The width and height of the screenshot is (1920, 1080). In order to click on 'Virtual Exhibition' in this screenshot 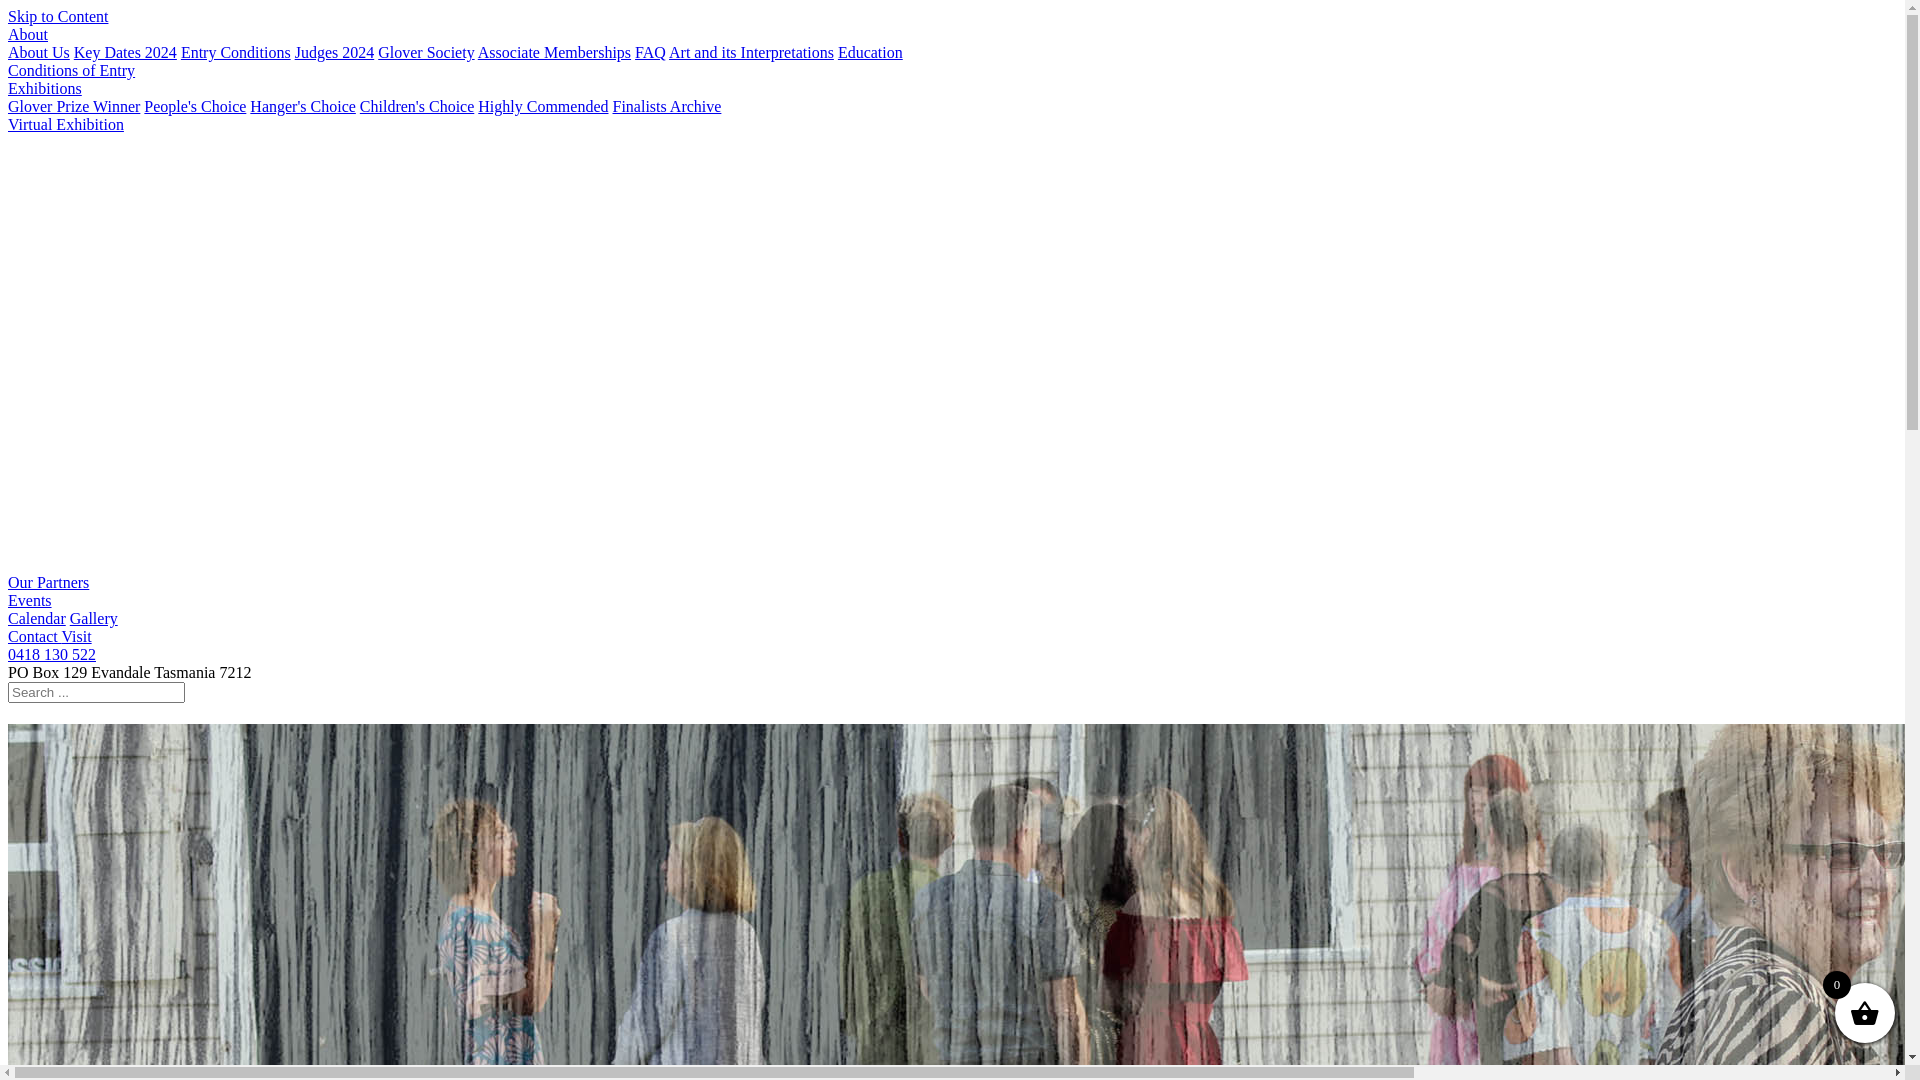, I will do `click(66, 124)`.